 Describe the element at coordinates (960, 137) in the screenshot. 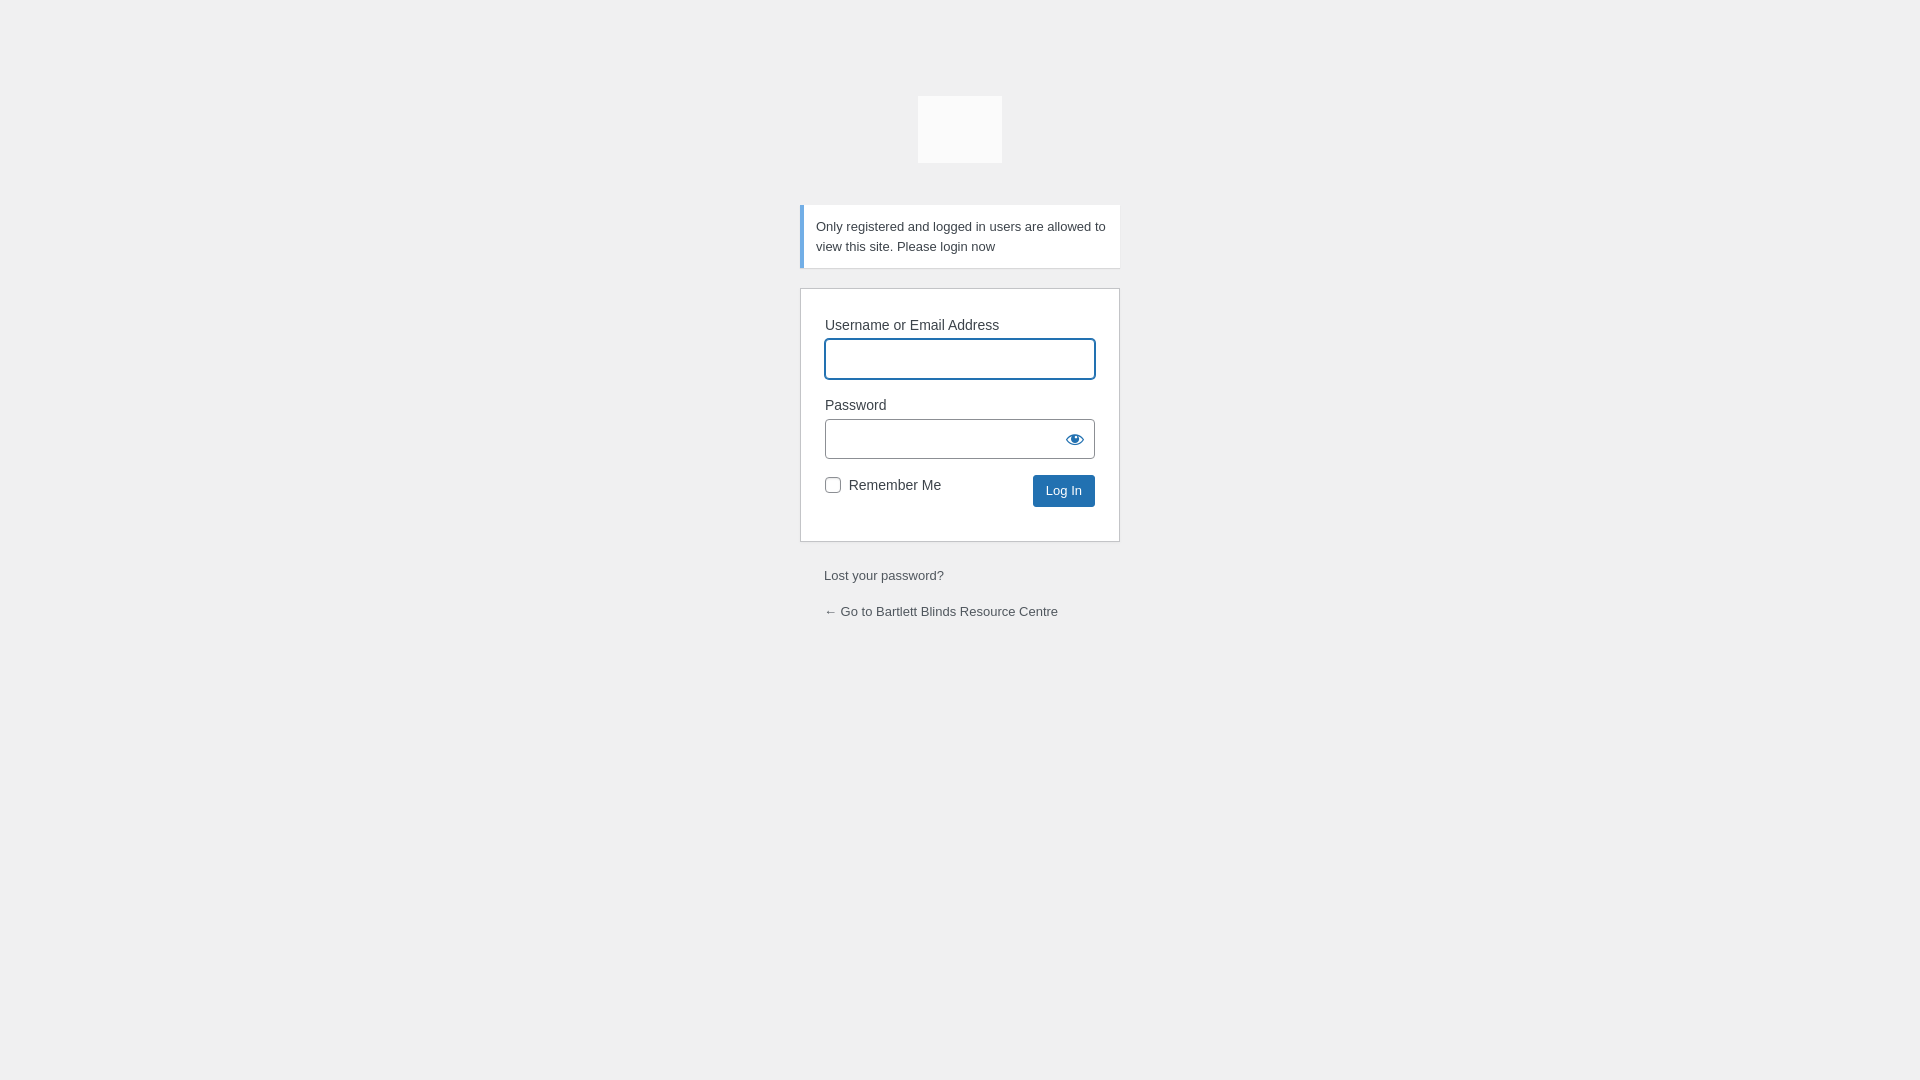

I see `'Powered by WordPress'` at that location.